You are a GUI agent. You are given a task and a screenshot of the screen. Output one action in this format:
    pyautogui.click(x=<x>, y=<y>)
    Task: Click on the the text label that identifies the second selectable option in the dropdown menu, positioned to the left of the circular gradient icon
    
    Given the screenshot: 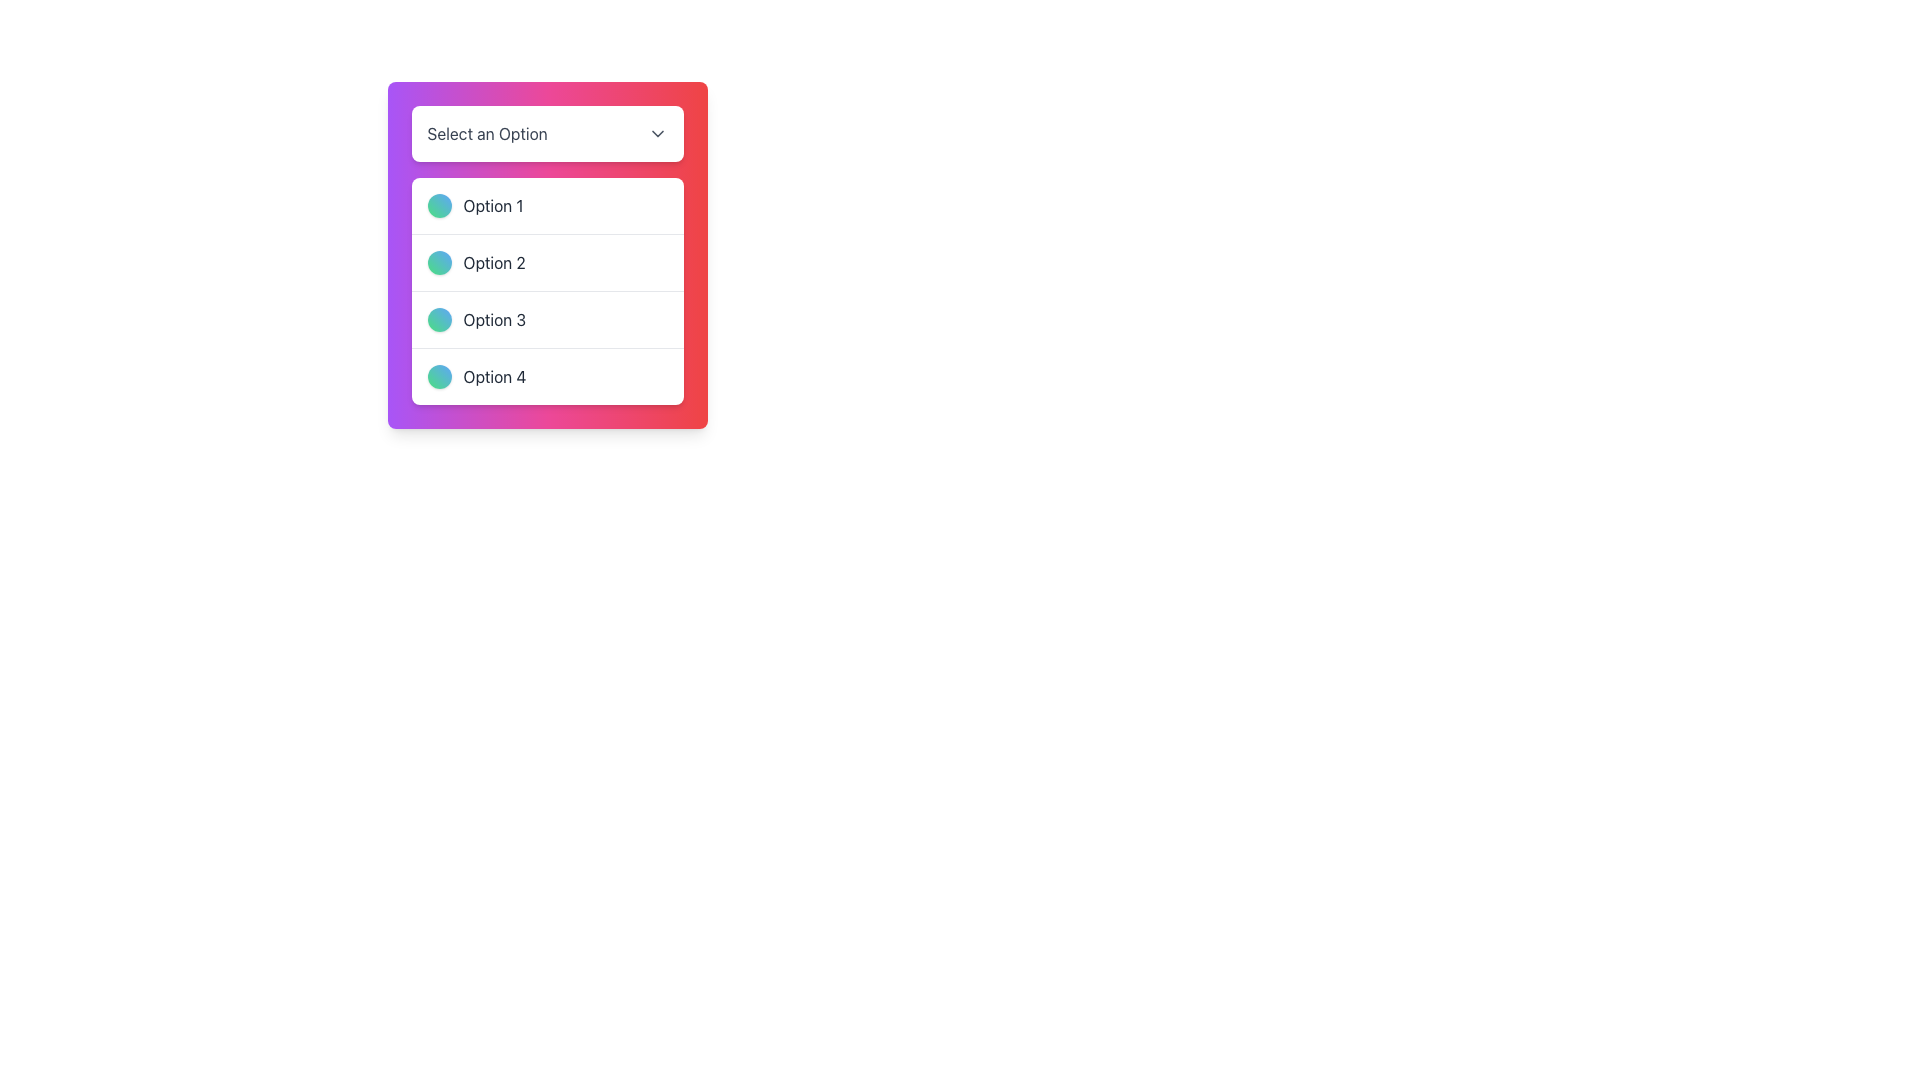 What is the action you would take?
    pyautogui.click(x=494, y=261)
    